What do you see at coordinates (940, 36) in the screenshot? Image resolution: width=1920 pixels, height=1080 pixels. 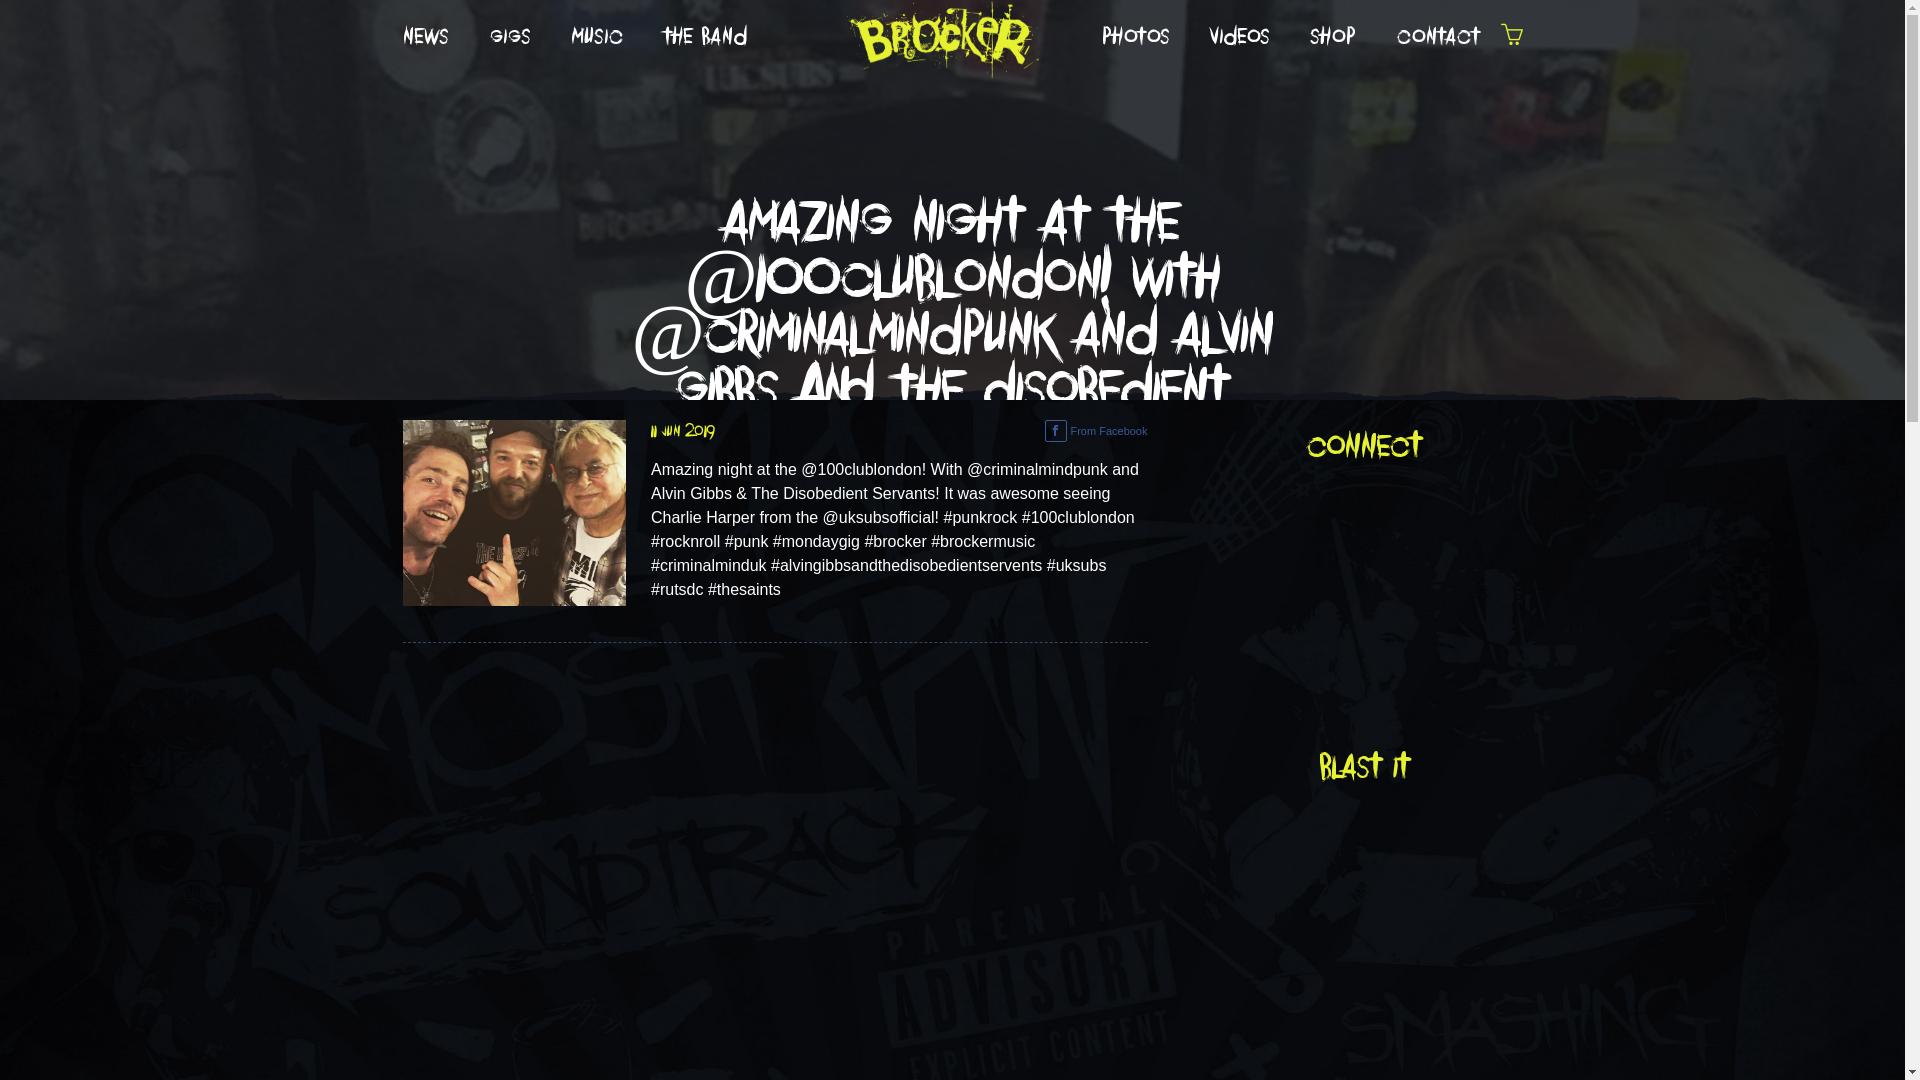 I see `'BROCKER'` at bounding box center [940, 36].